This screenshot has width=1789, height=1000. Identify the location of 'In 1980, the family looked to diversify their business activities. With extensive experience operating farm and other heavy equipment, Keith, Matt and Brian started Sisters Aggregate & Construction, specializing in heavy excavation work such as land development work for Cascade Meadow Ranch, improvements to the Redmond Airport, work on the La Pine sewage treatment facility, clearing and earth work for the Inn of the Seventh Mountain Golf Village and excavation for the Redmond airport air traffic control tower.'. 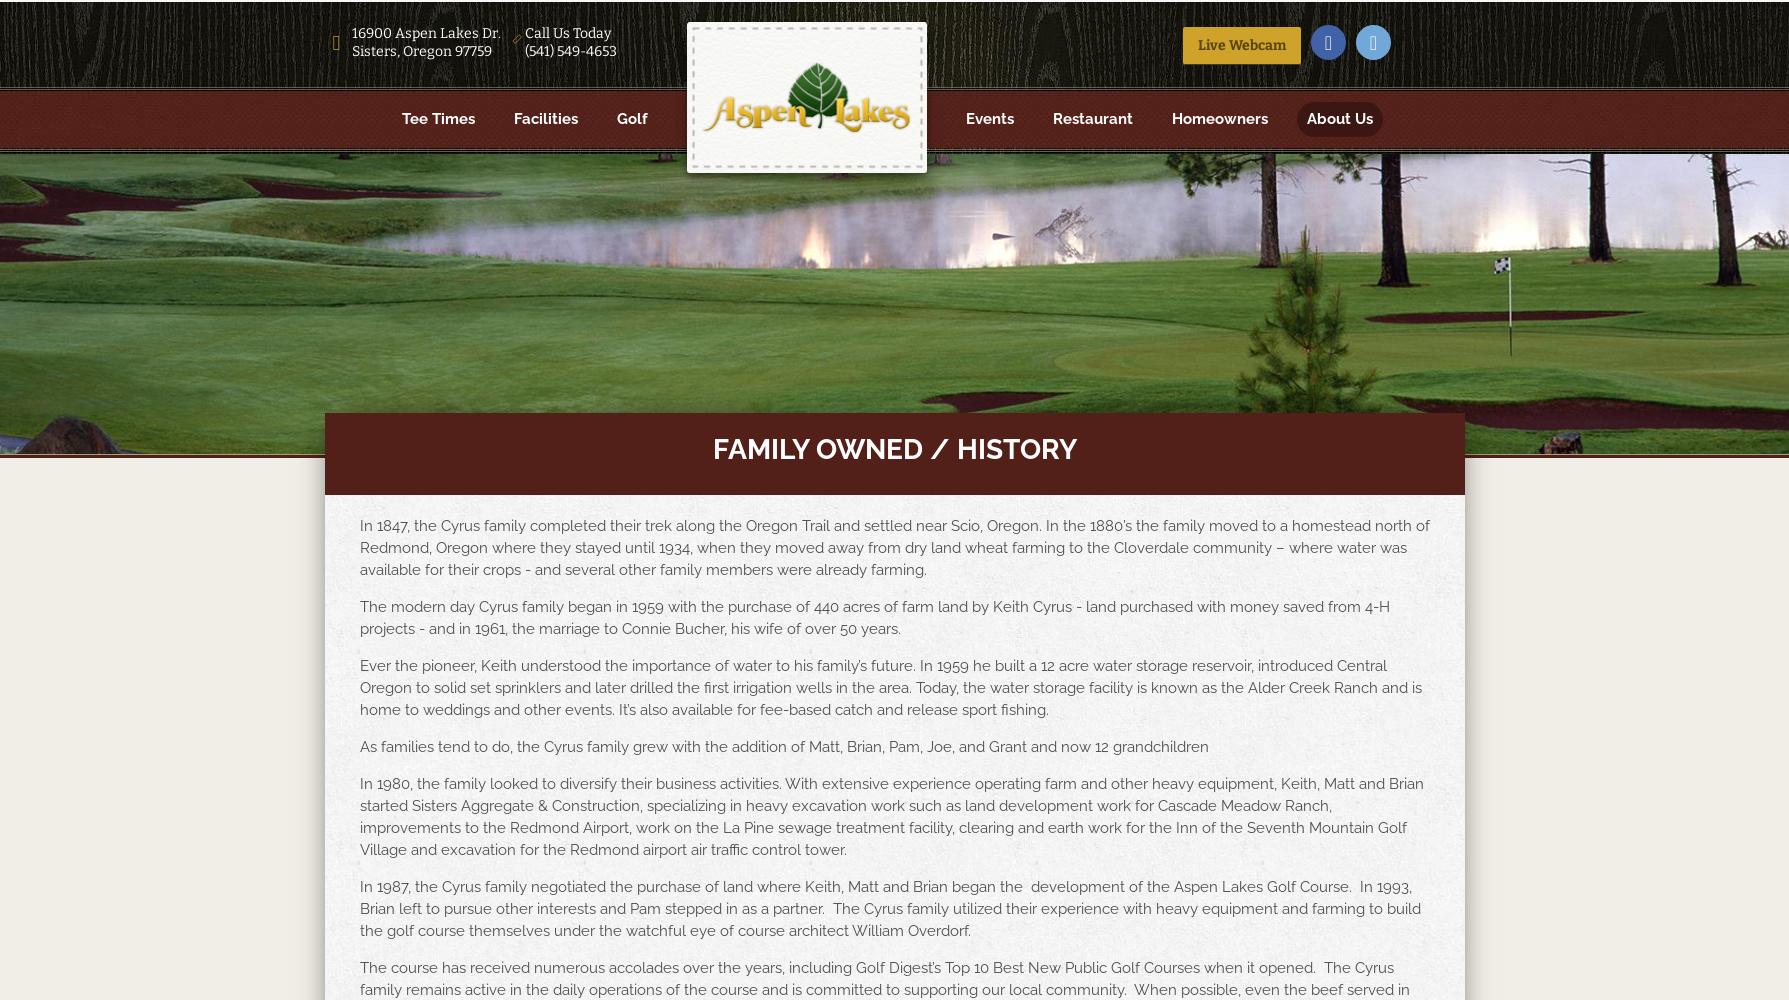
(358, 816).